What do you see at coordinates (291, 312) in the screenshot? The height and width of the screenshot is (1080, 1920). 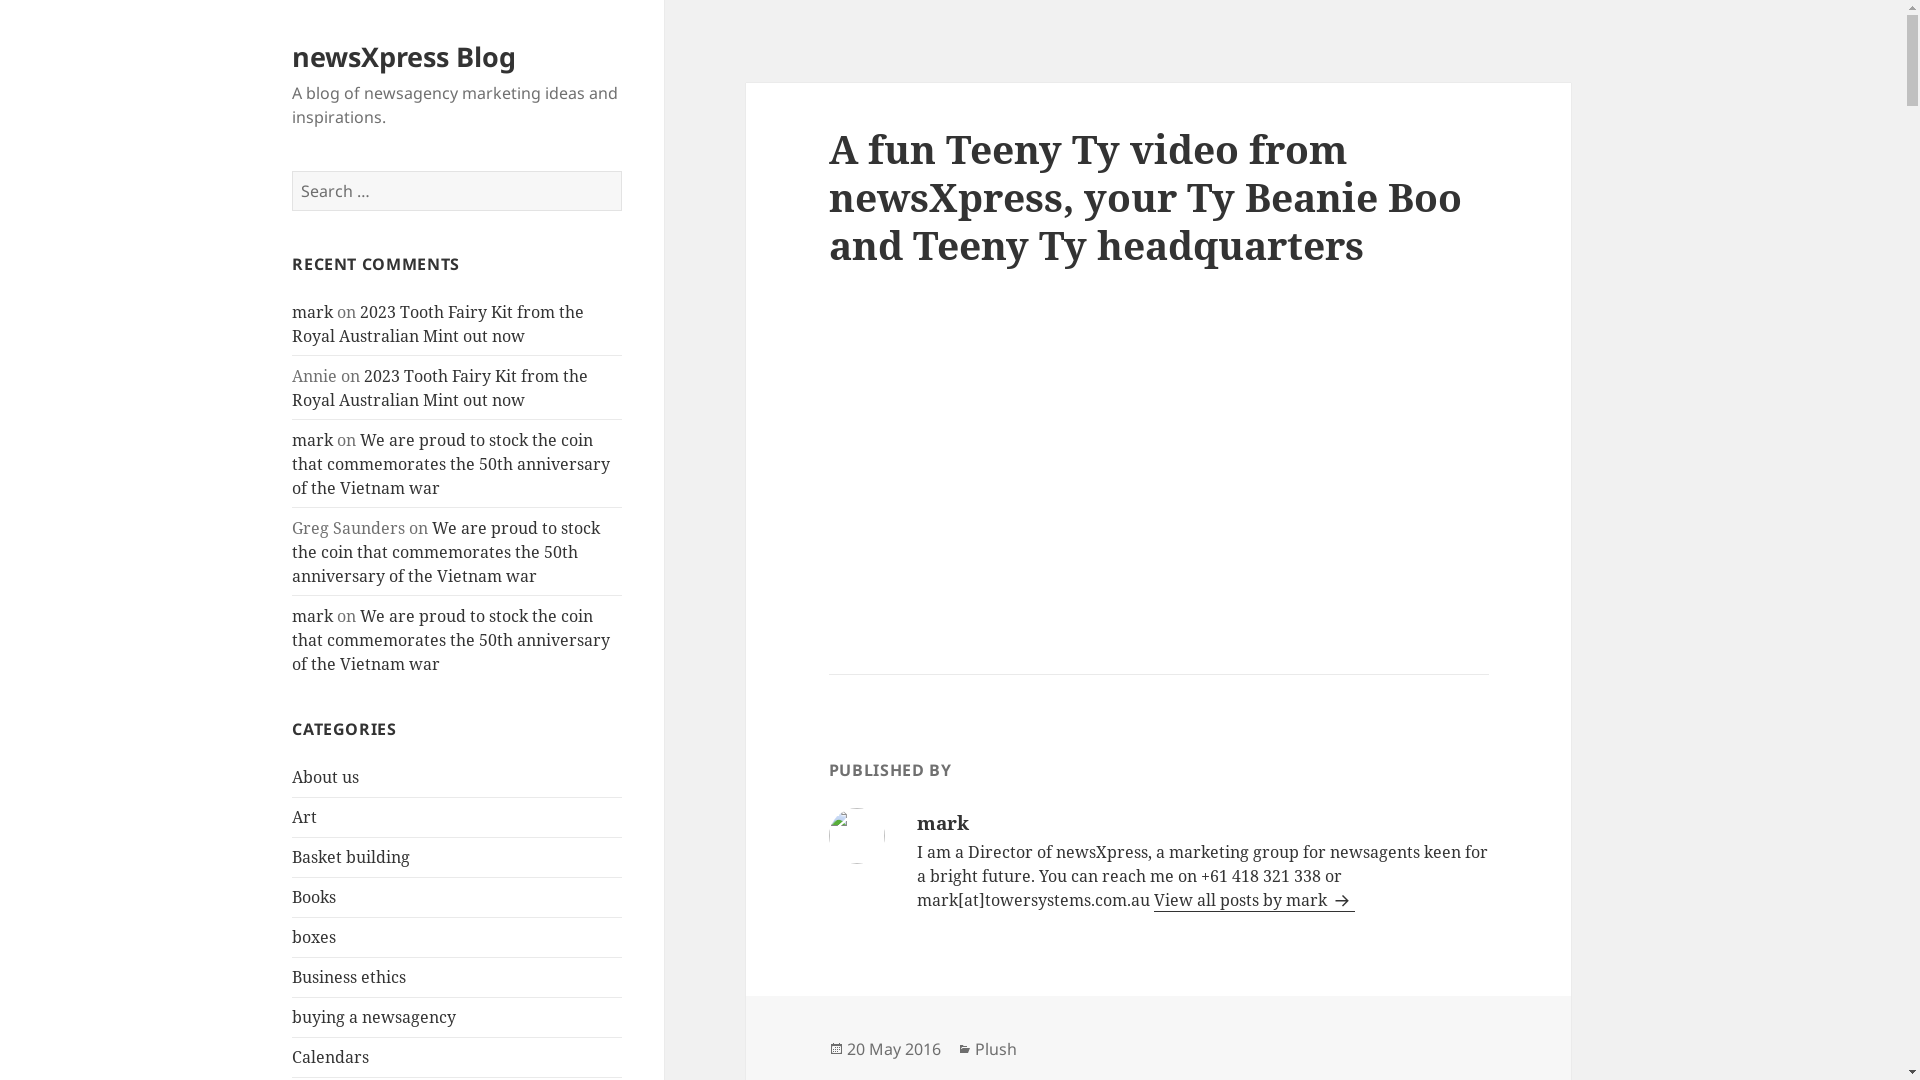 I see `'mark'` at bounding box center [291, 312].